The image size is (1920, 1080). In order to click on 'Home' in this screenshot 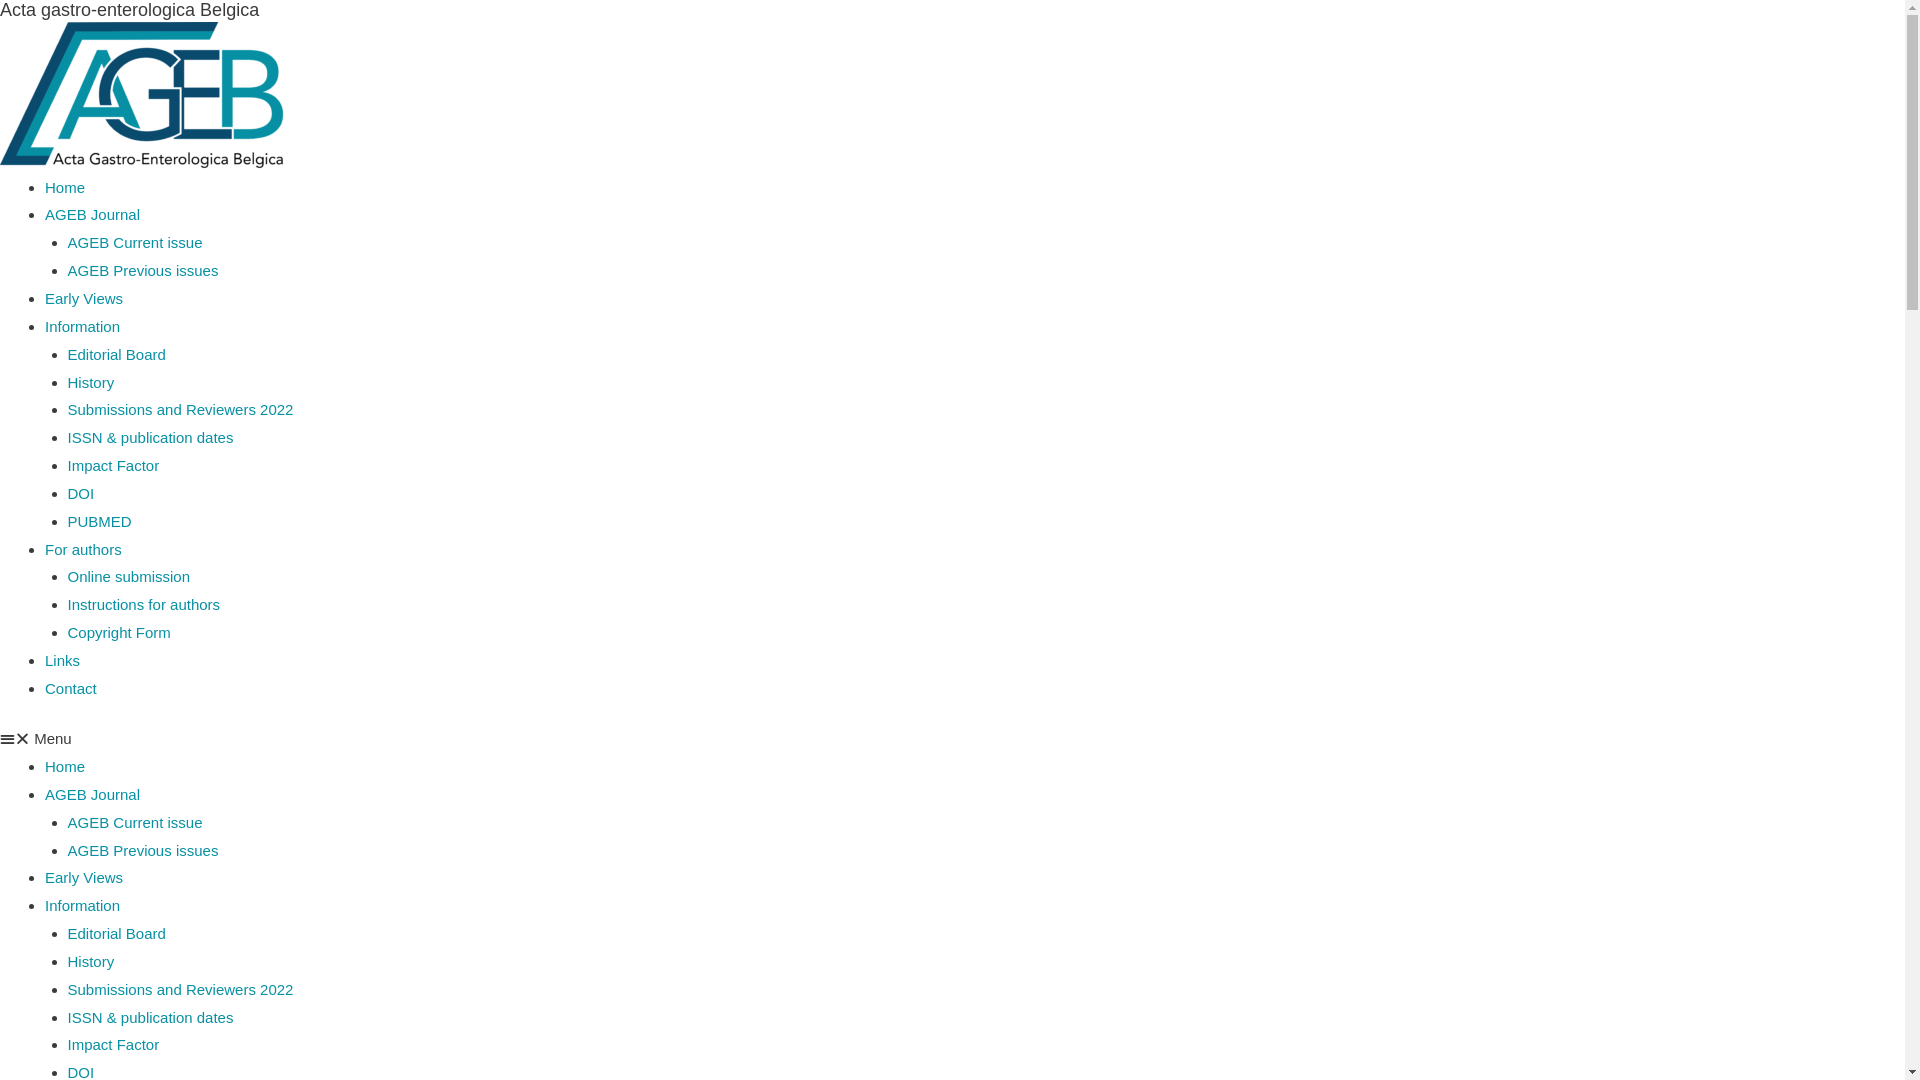, I will do `click(65, 765)`.